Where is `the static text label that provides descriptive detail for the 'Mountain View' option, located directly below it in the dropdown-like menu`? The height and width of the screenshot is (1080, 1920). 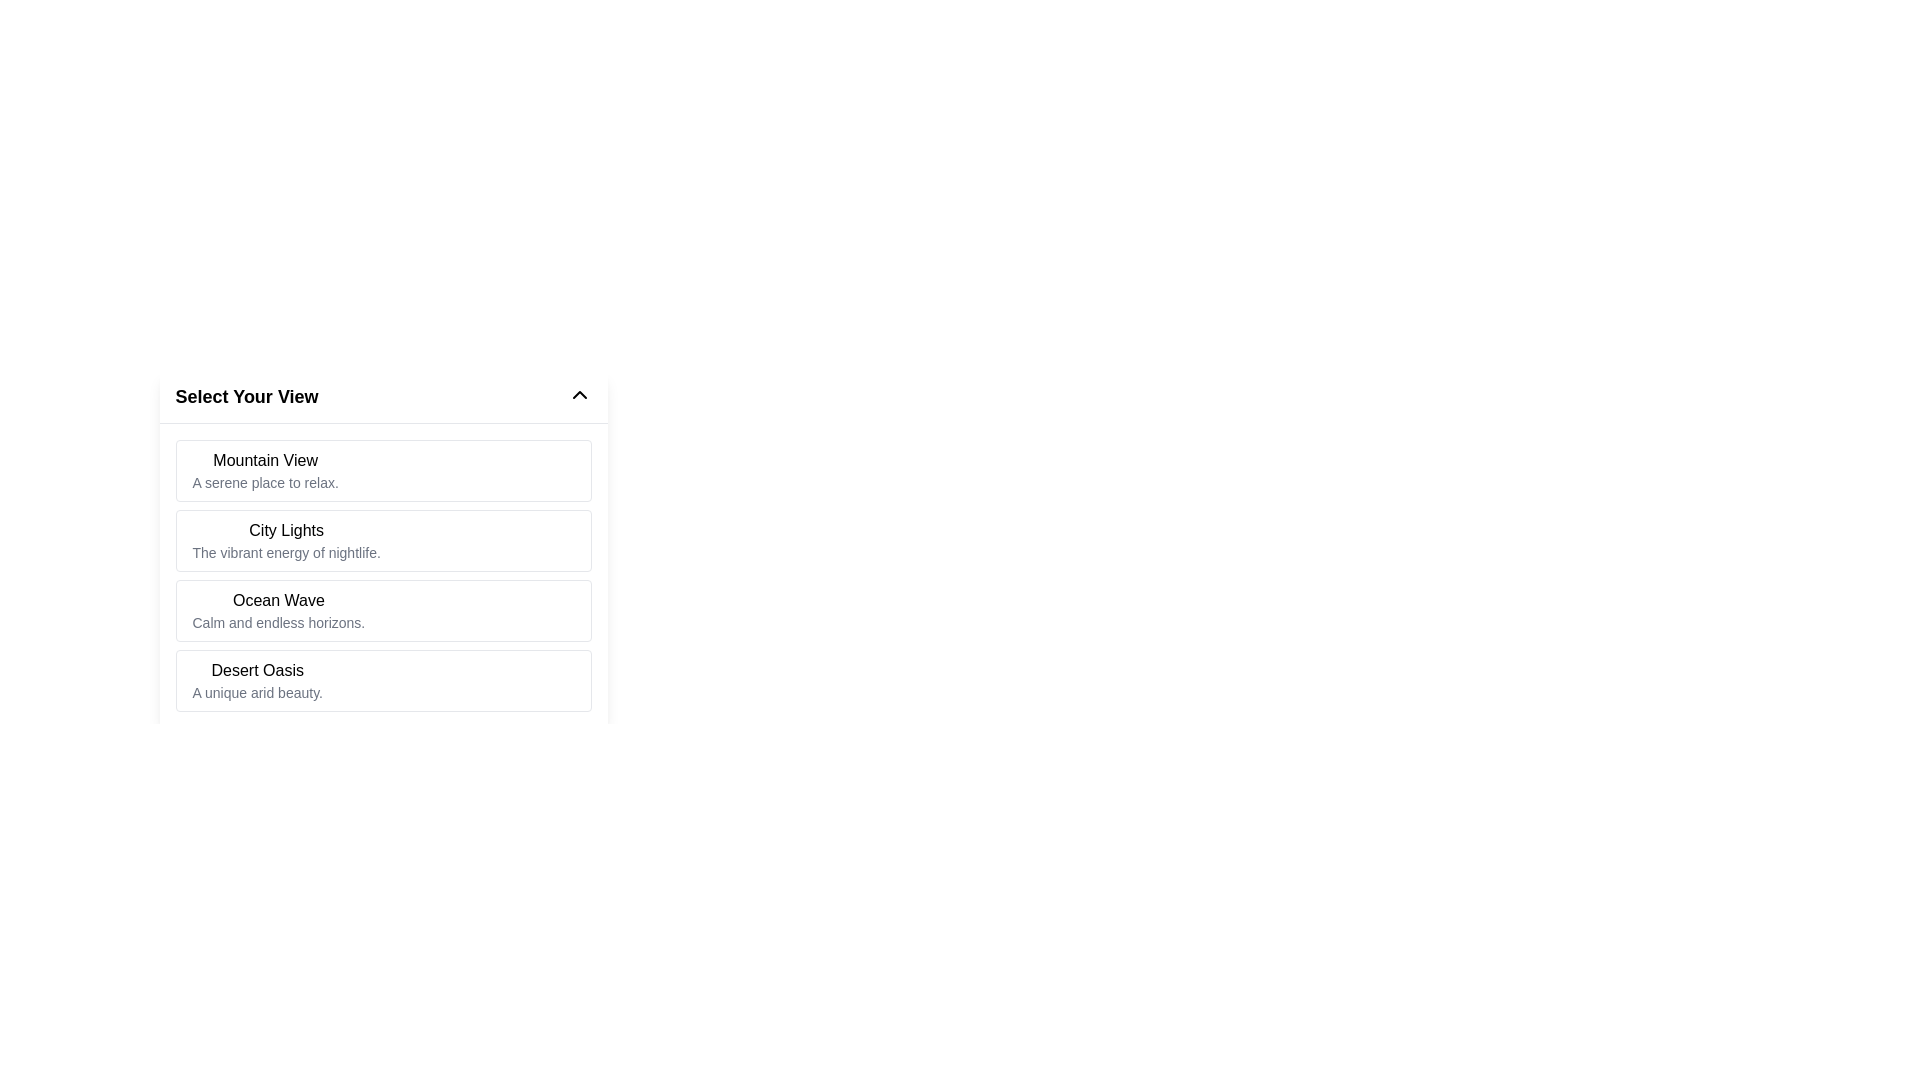
the static text label that provides descriptive detail for the 'Mountain View' option, located directly below it in the dropdown-like menu is located at coordinates (264, 482).